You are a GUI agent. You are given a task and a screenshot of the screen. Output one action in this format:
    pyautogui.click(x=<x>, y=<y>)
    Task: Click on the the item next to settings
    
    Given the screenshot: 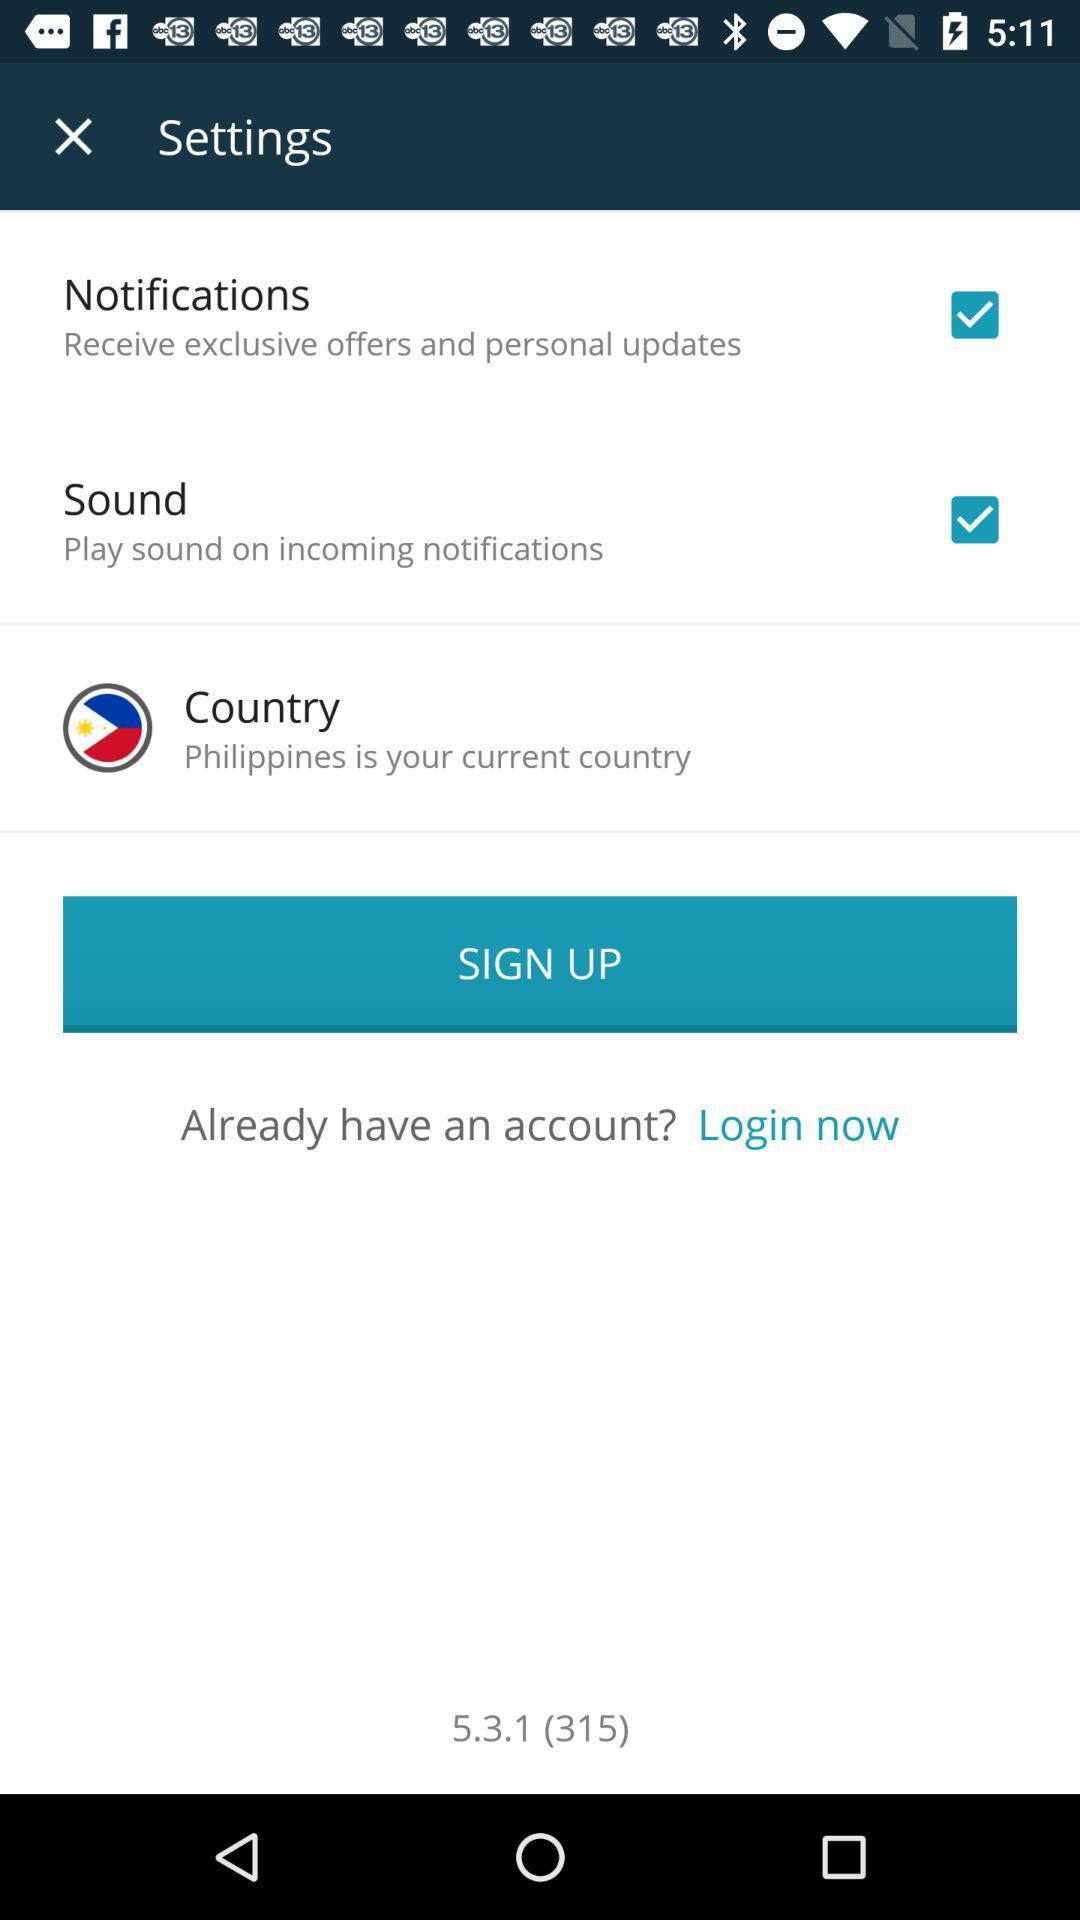 What is the action you would take?
    pyautogui.click(x=72, y=135)
    